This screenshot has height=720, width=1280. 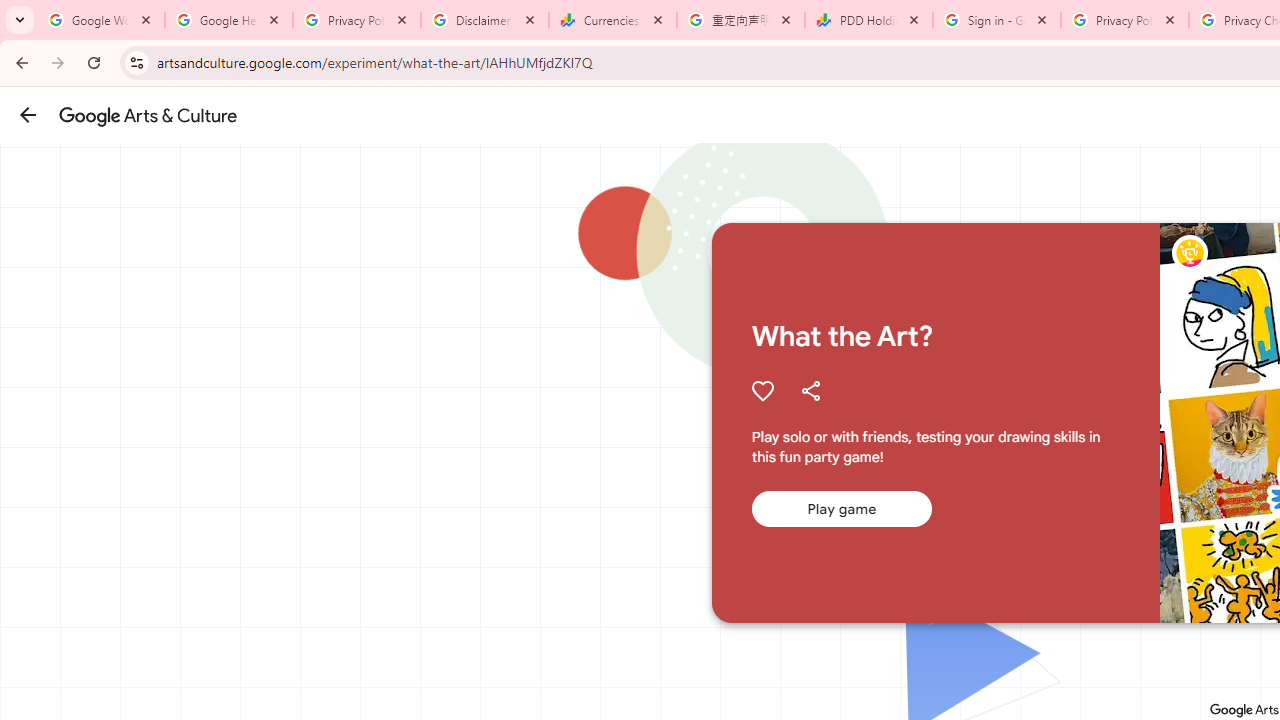 I want to click on 'Google Arts & Culture', so click(x=147, y=115).